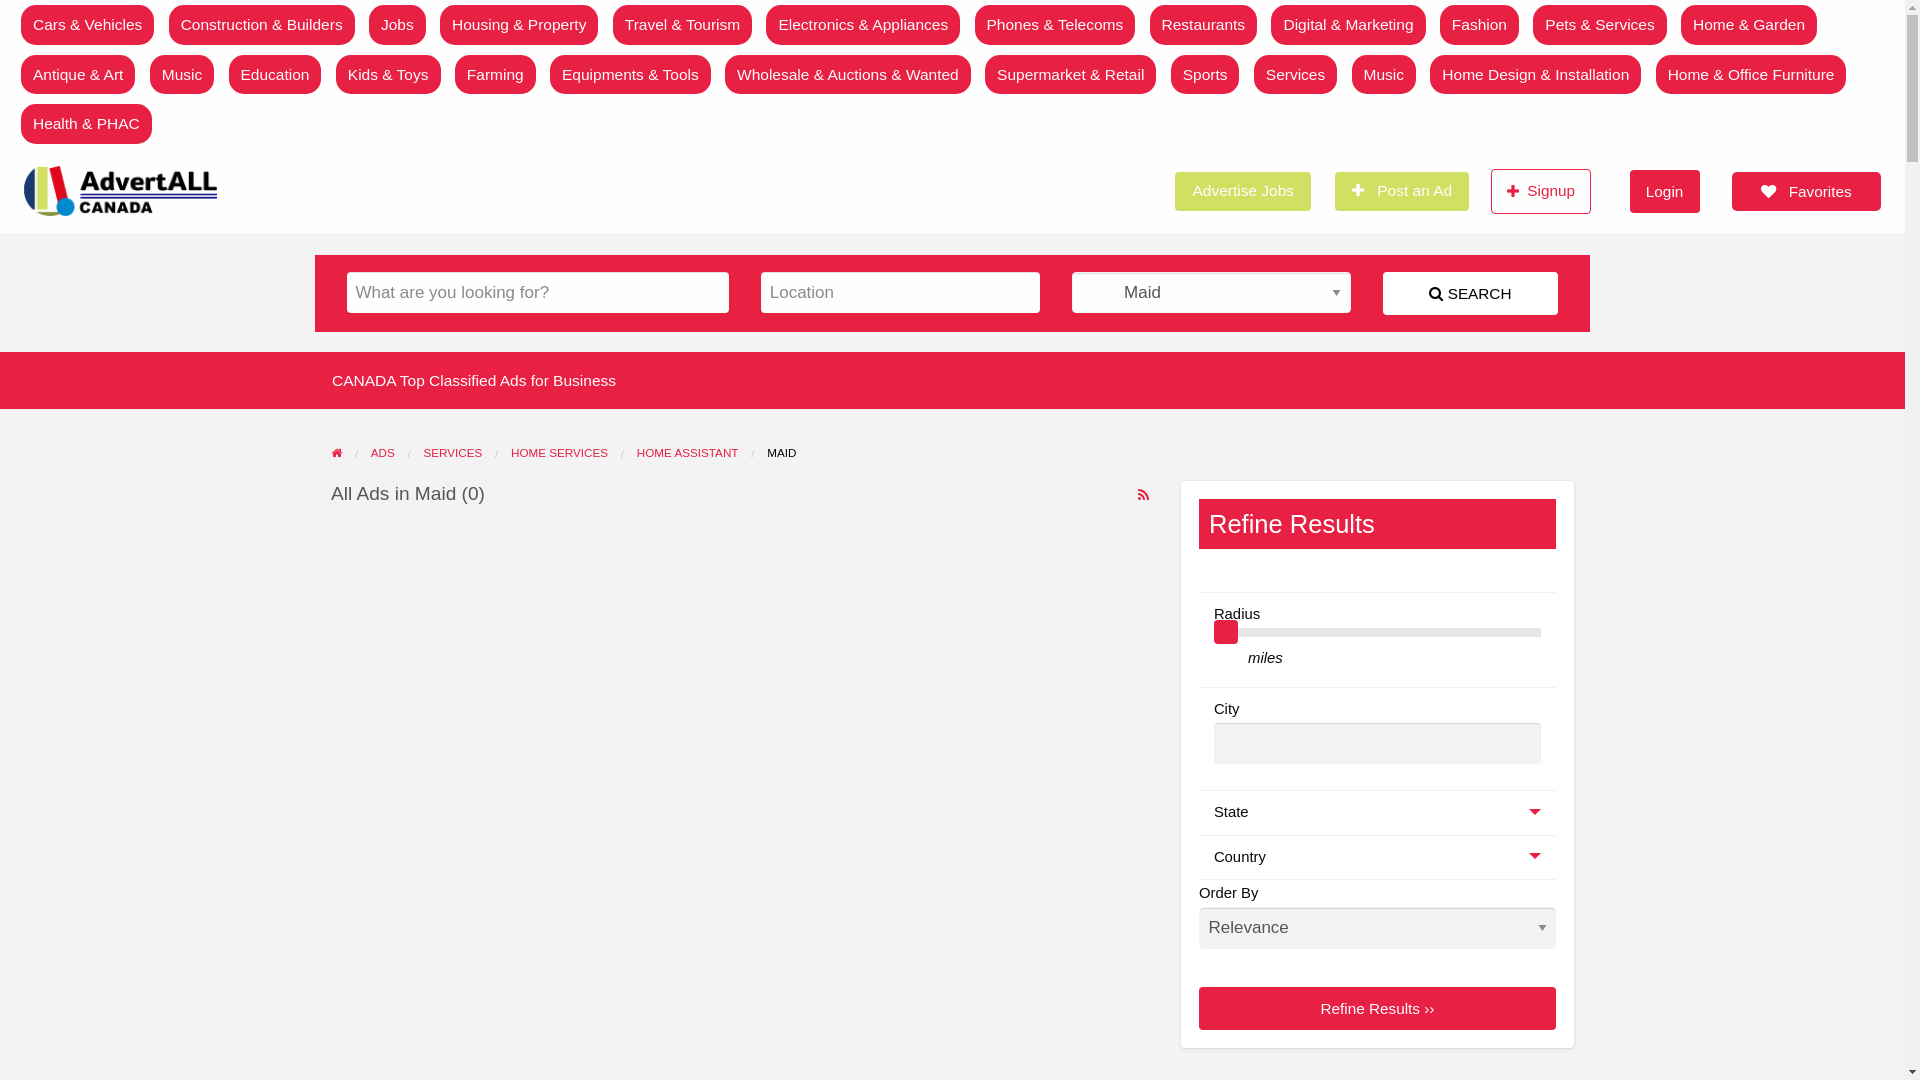  What do you see at coordinates (1069, 73) in the screenshot?
I see `'Supermarket & Retail'` at bounding box center [1069, 73].